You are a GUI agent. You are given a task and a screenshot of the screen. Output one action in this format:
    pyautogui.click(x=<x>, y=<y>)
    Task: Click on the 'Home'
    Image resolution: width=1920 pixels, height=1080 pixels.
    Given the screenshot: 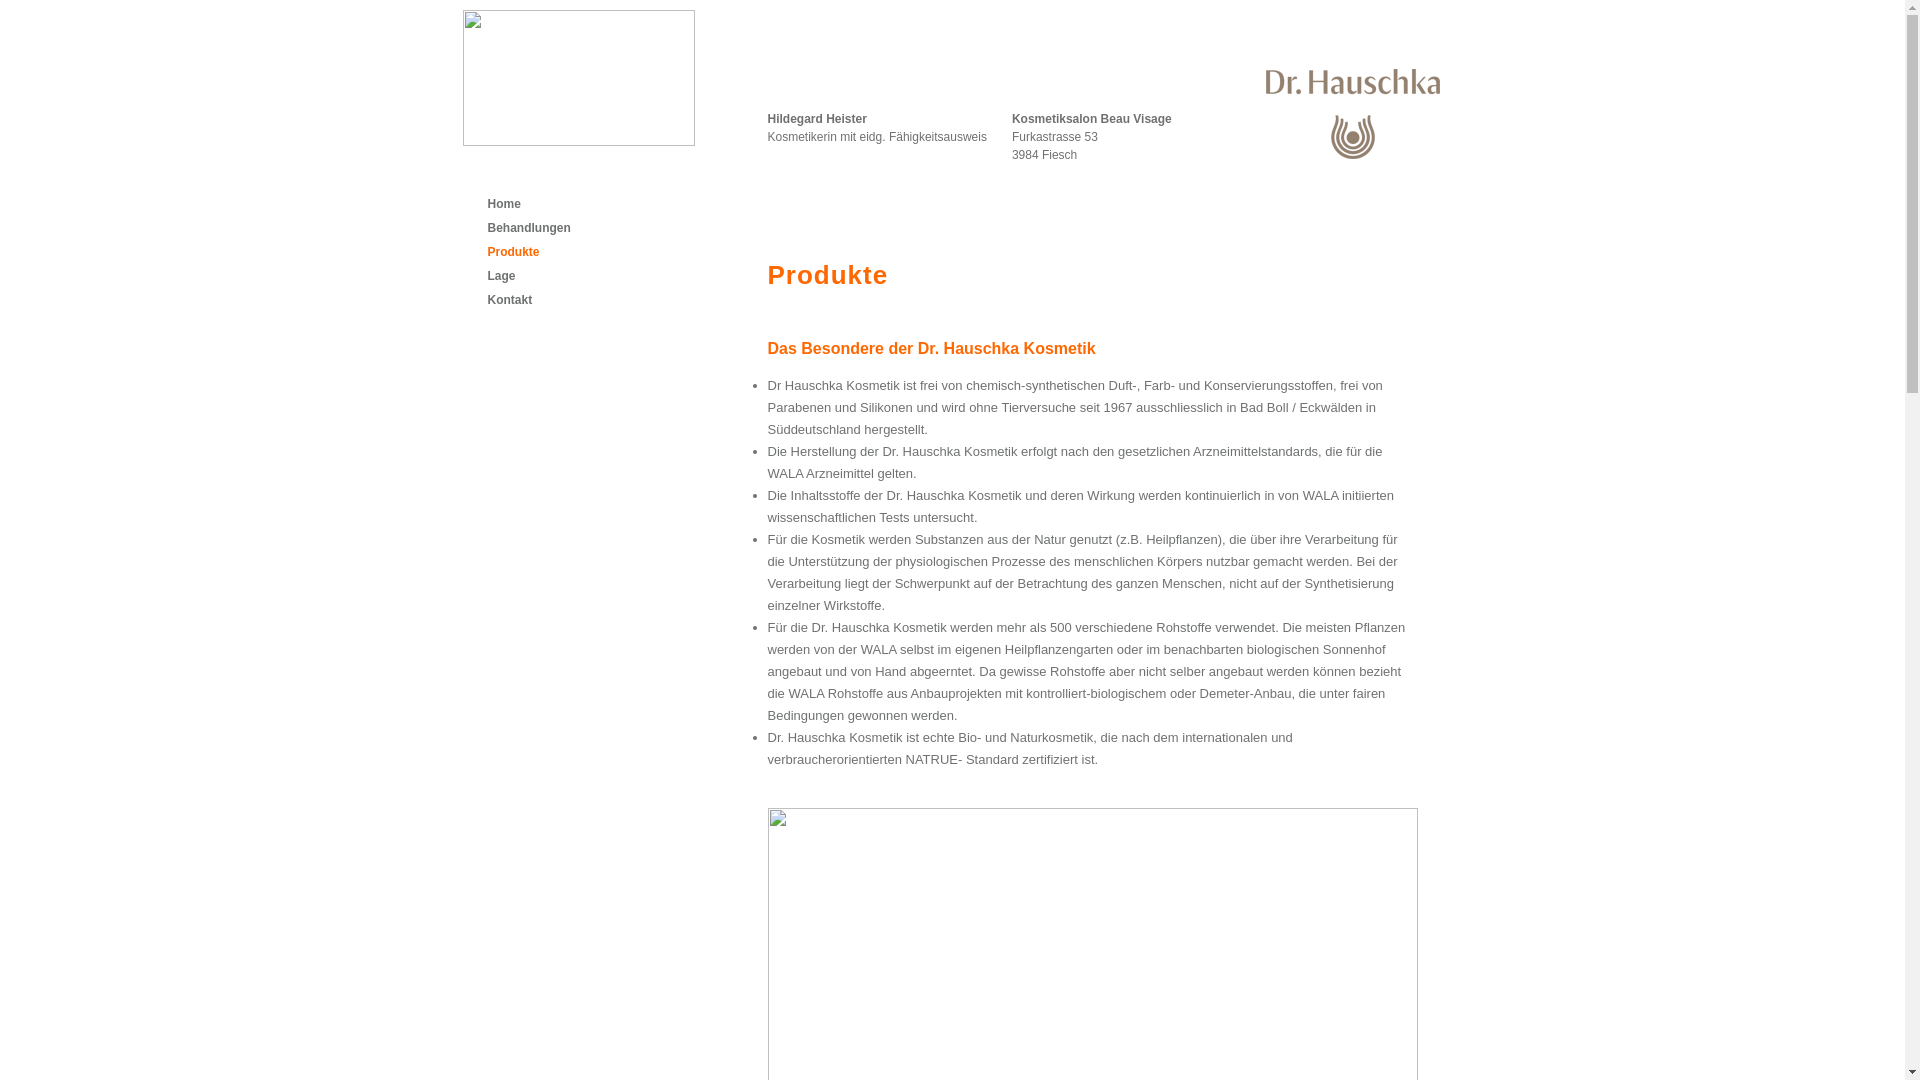 What is the action you would take?
    pyautogui.click(x=488, y=204)
    